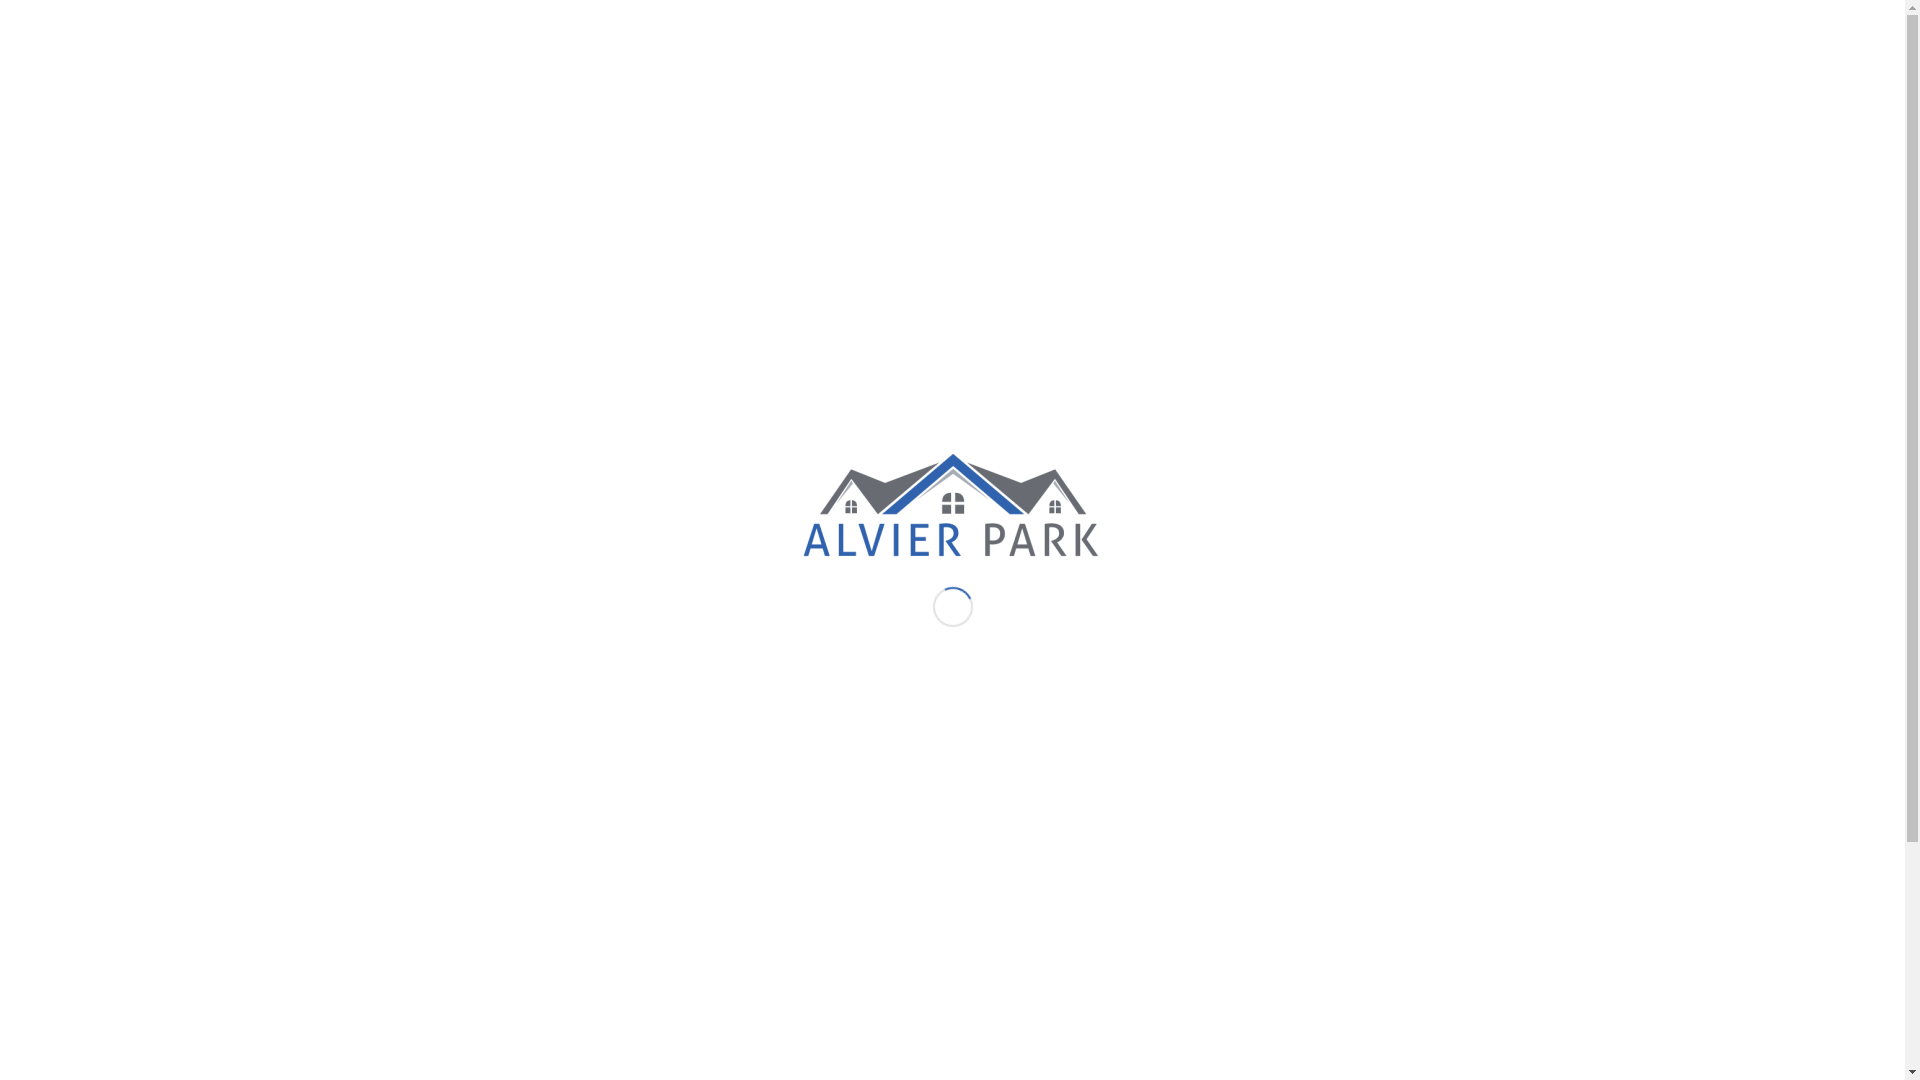  What do you see at coordinates (1481, 73) in the screenshot?
I see `'Kontakt'` at bounding box center [1481, 73].